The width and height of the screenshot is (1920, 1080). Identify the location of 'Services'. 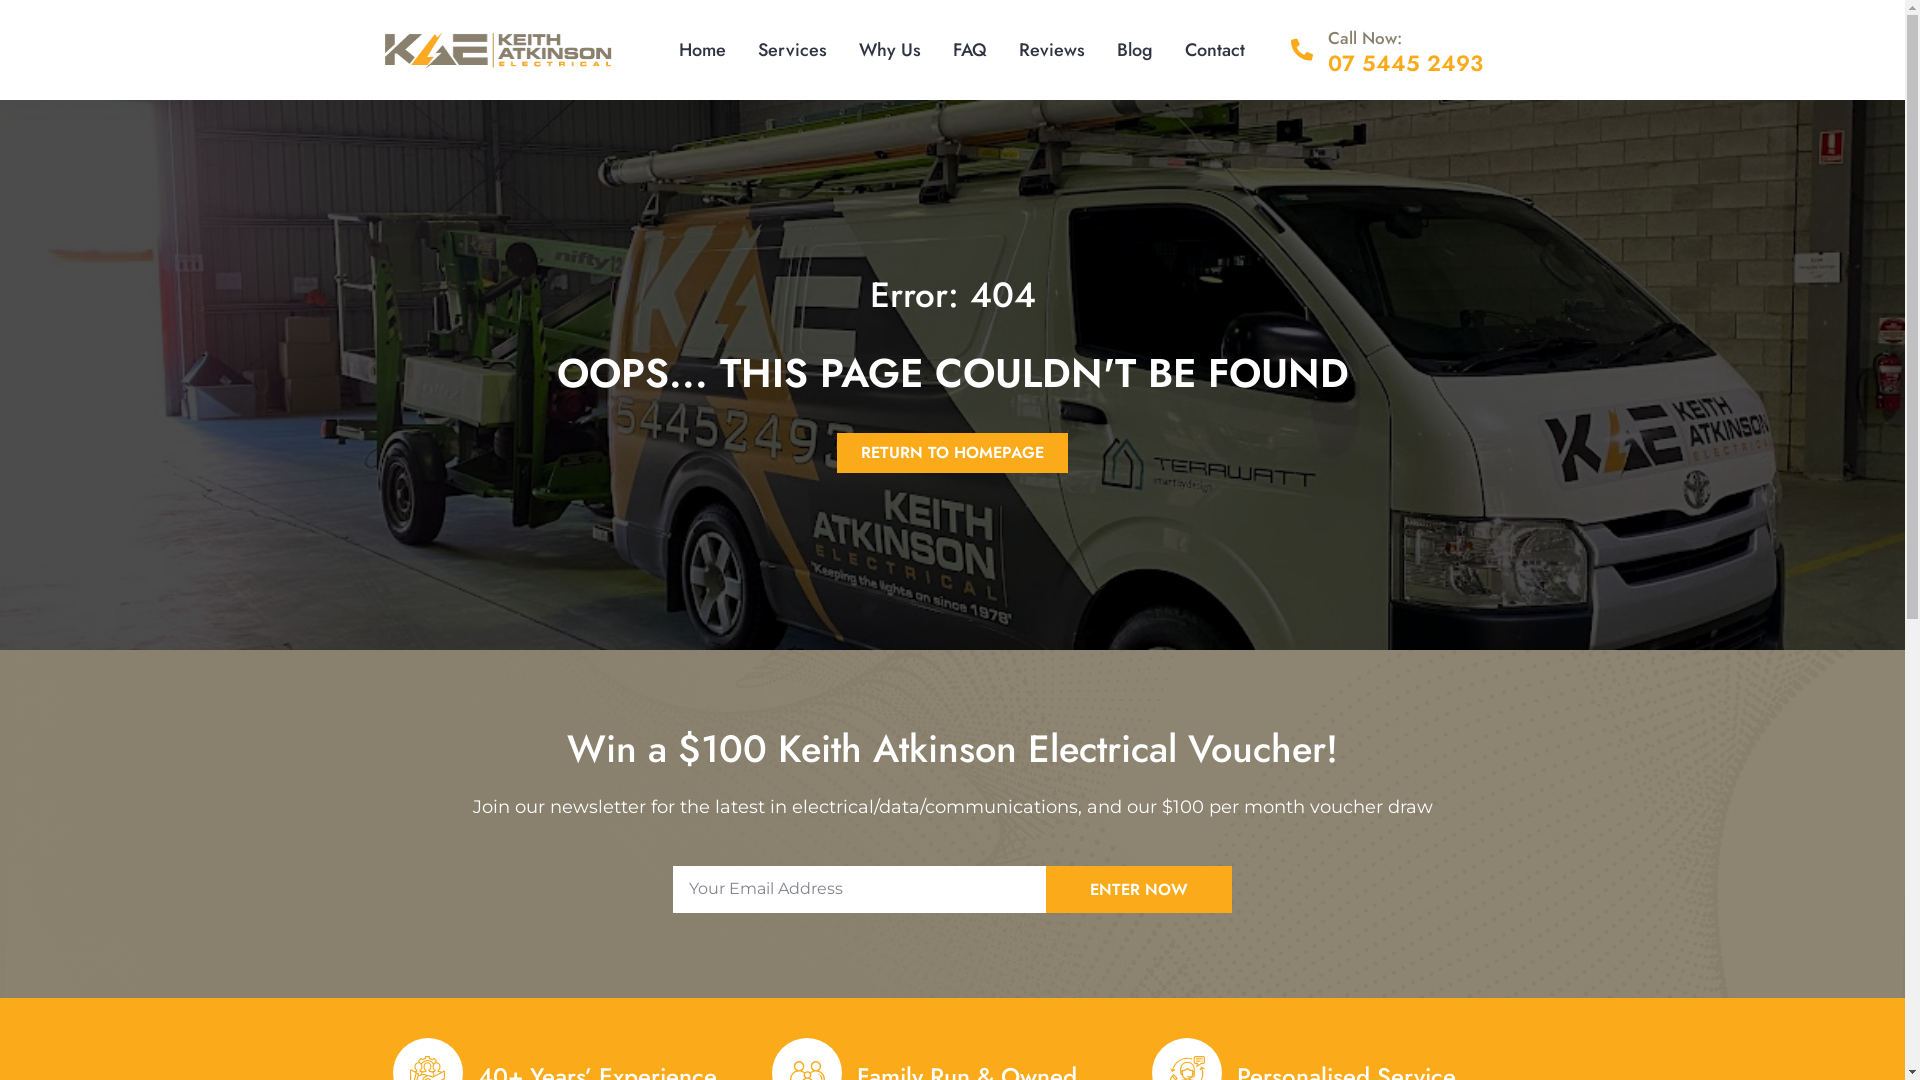
(741, 49).